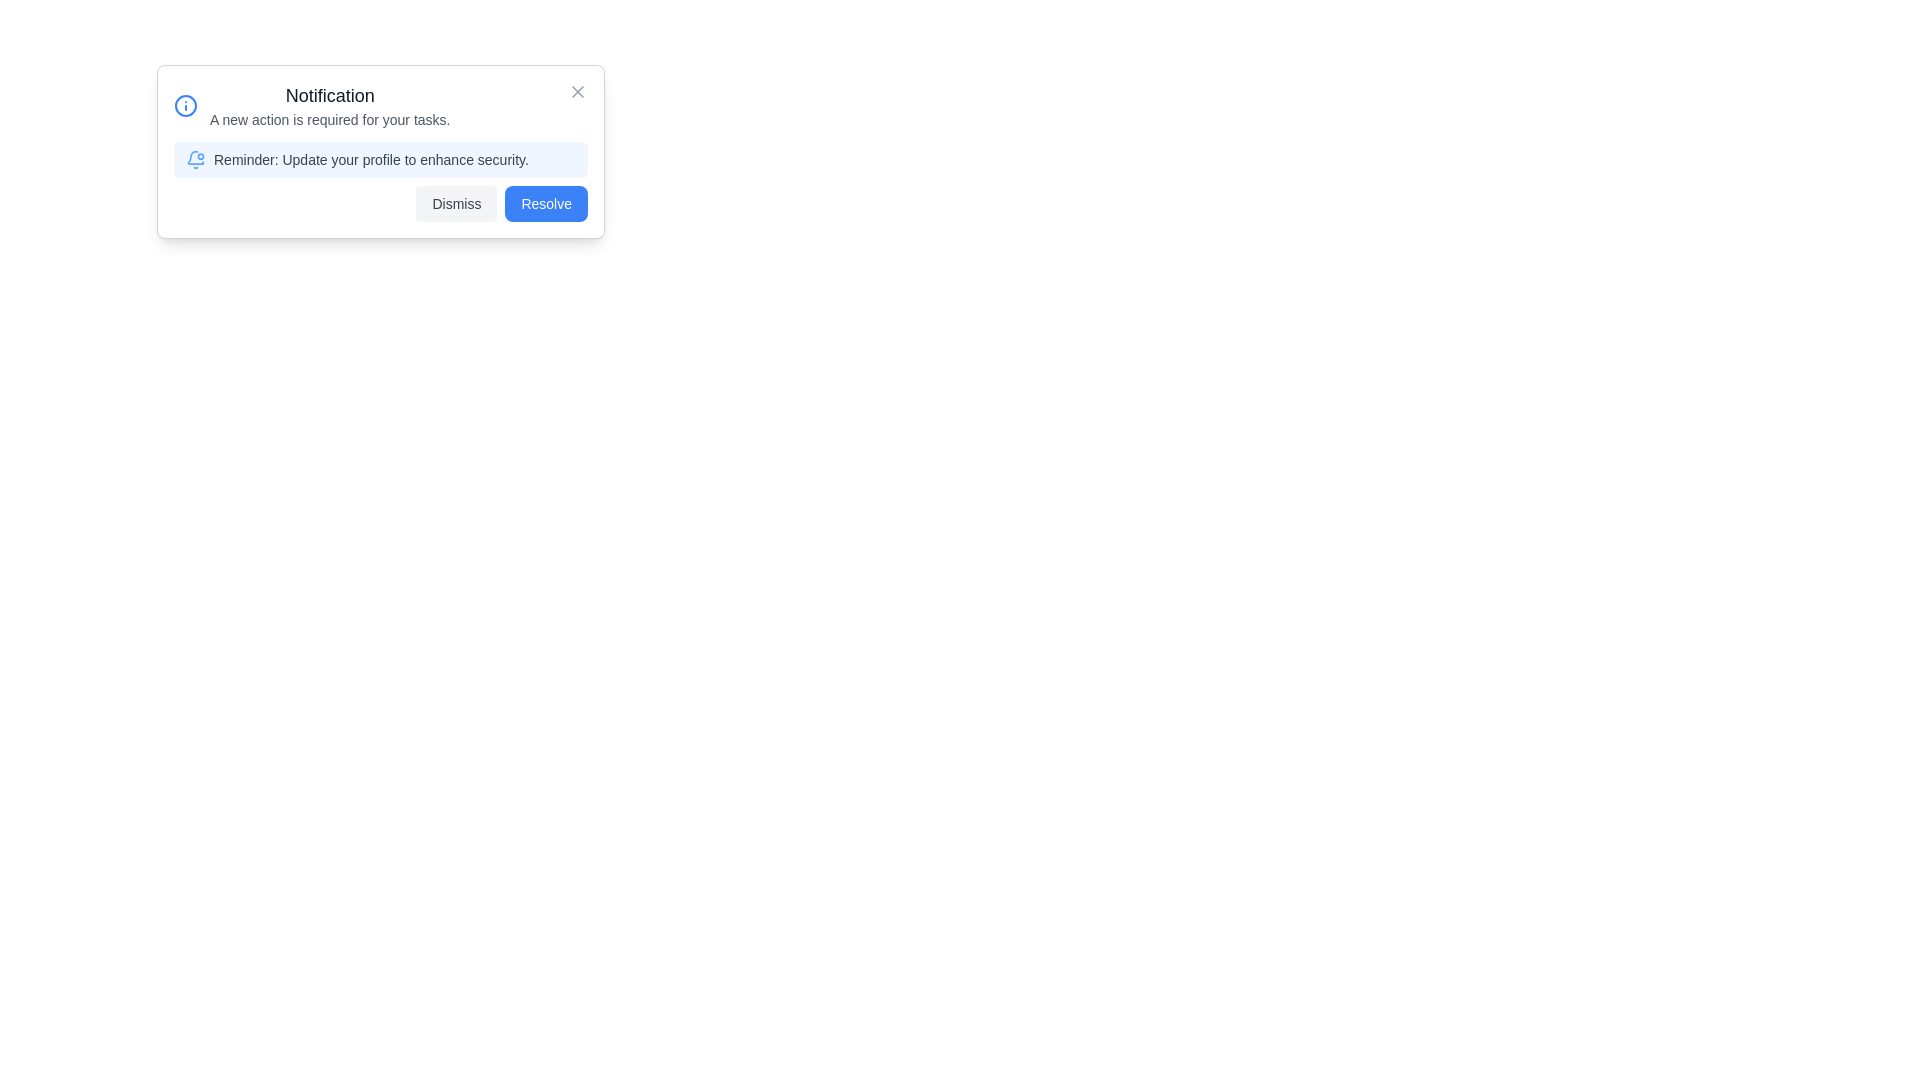 Image resolution: width=1920 pixels, height=1080 pixels. I want to click on the 'Resolve' button, which is a blue button with white text, located at the bottom-right of the notification popup, to resolve the notification, so click(546, 204).